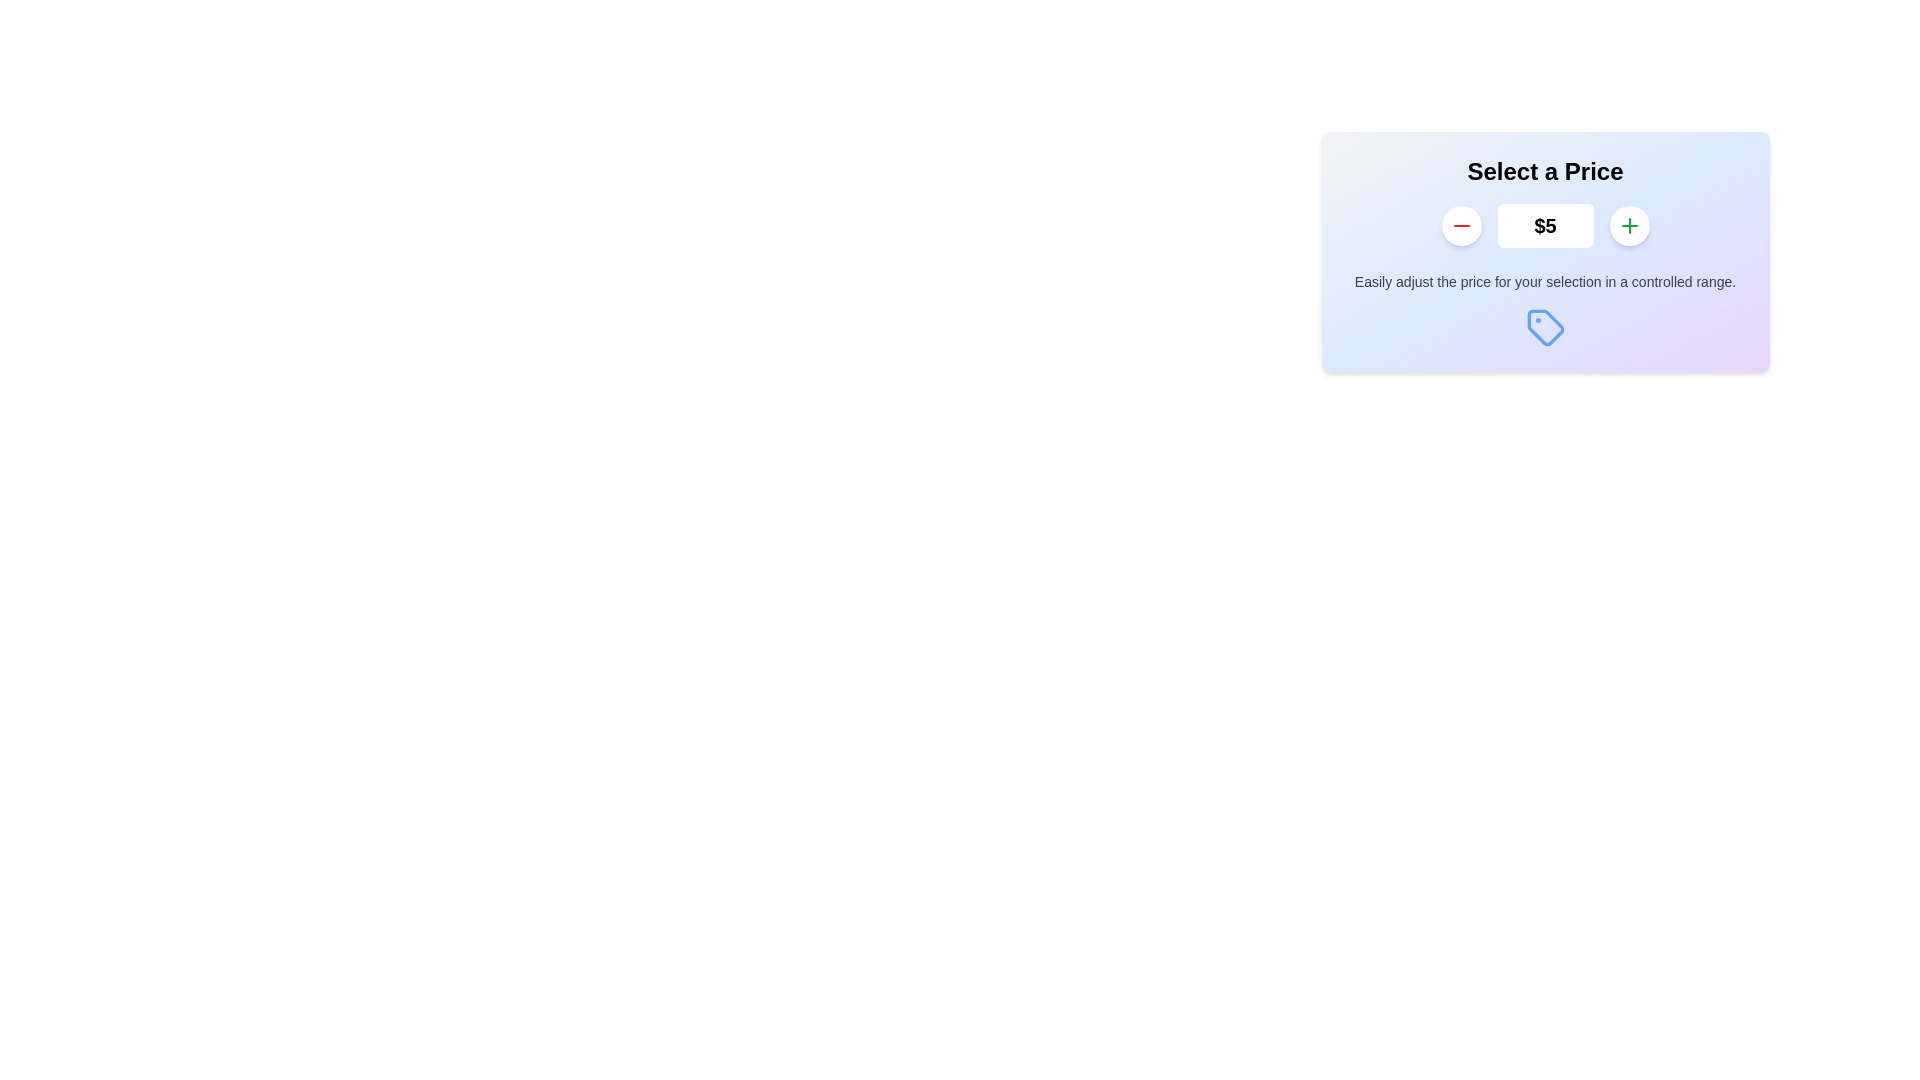 The image size is (1920, 1080). Describe the element at coordinates (1629, 225) in the screenshot. I see `the circular button with a green '+' icon, located on the right side of a group of items, for accessibility interaction` at that location.